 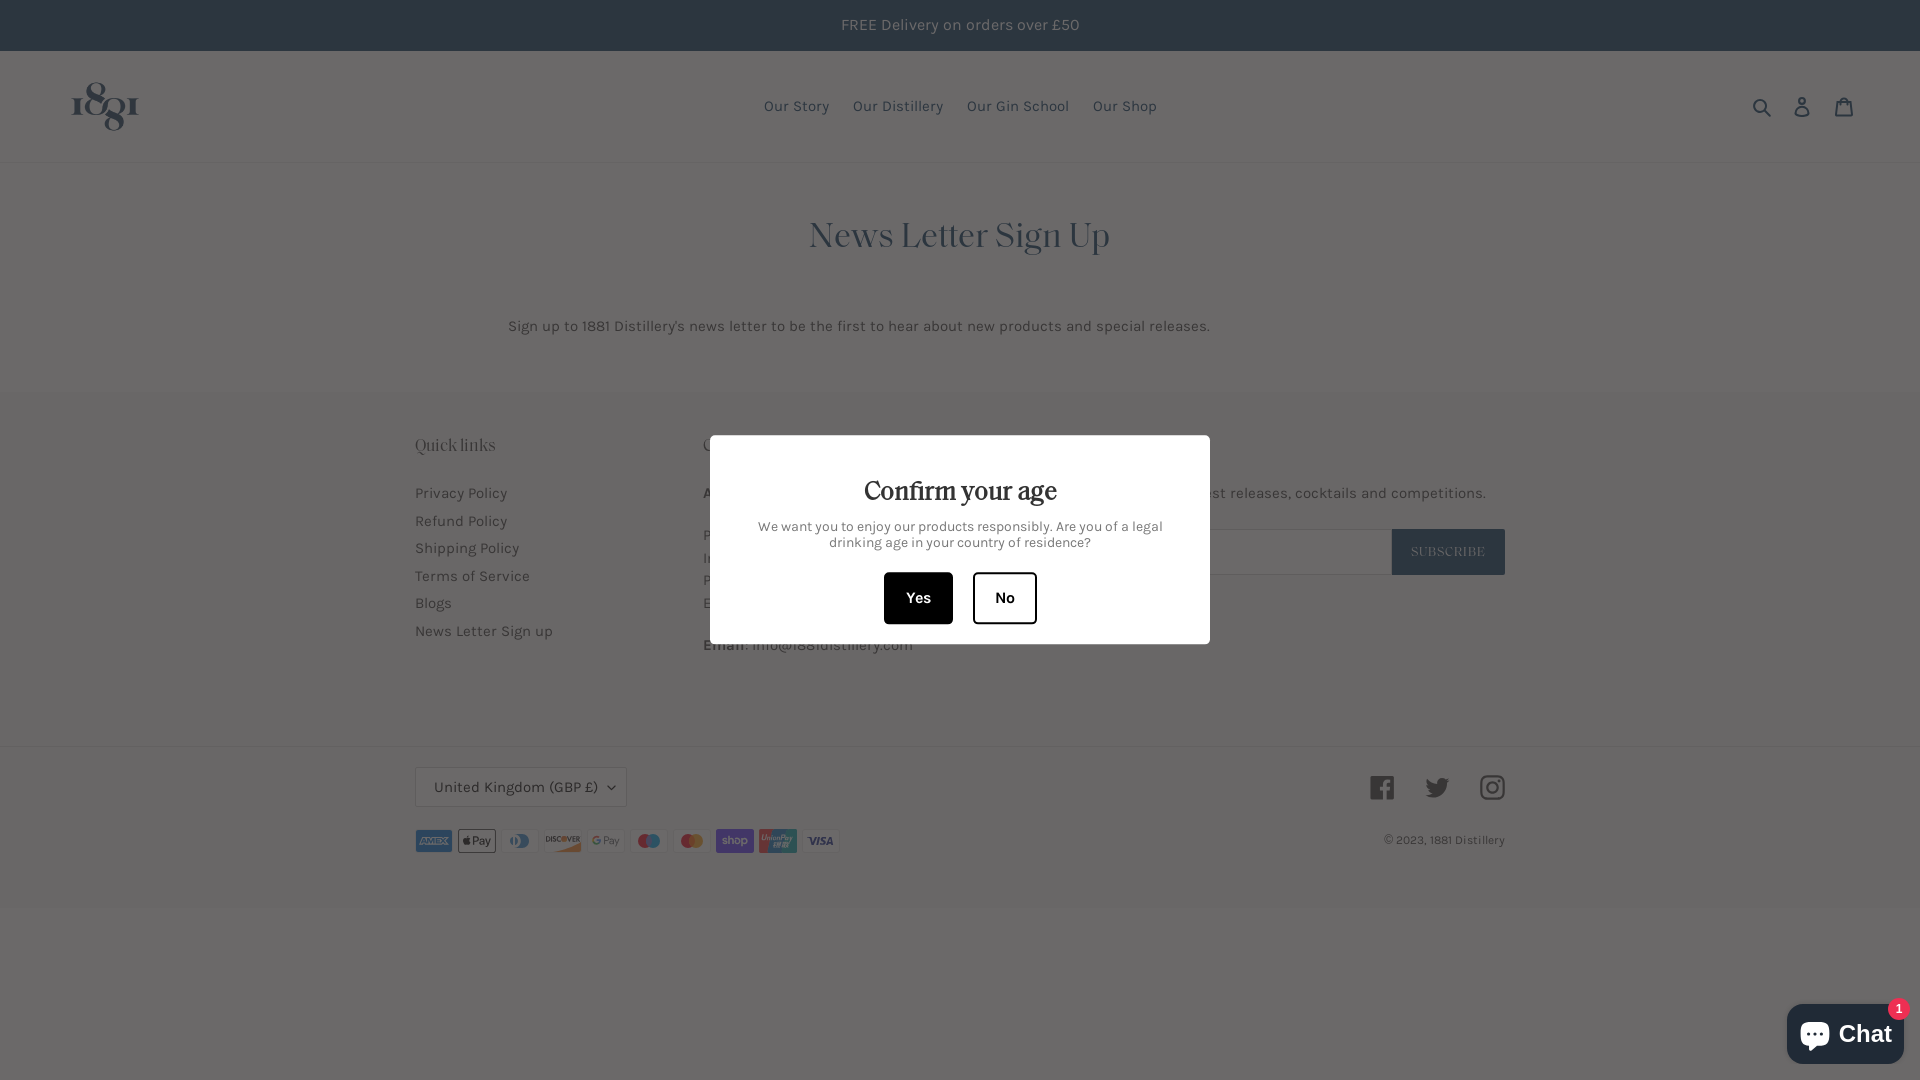 I want to click on 'Search', so click(x=1763, y=106).